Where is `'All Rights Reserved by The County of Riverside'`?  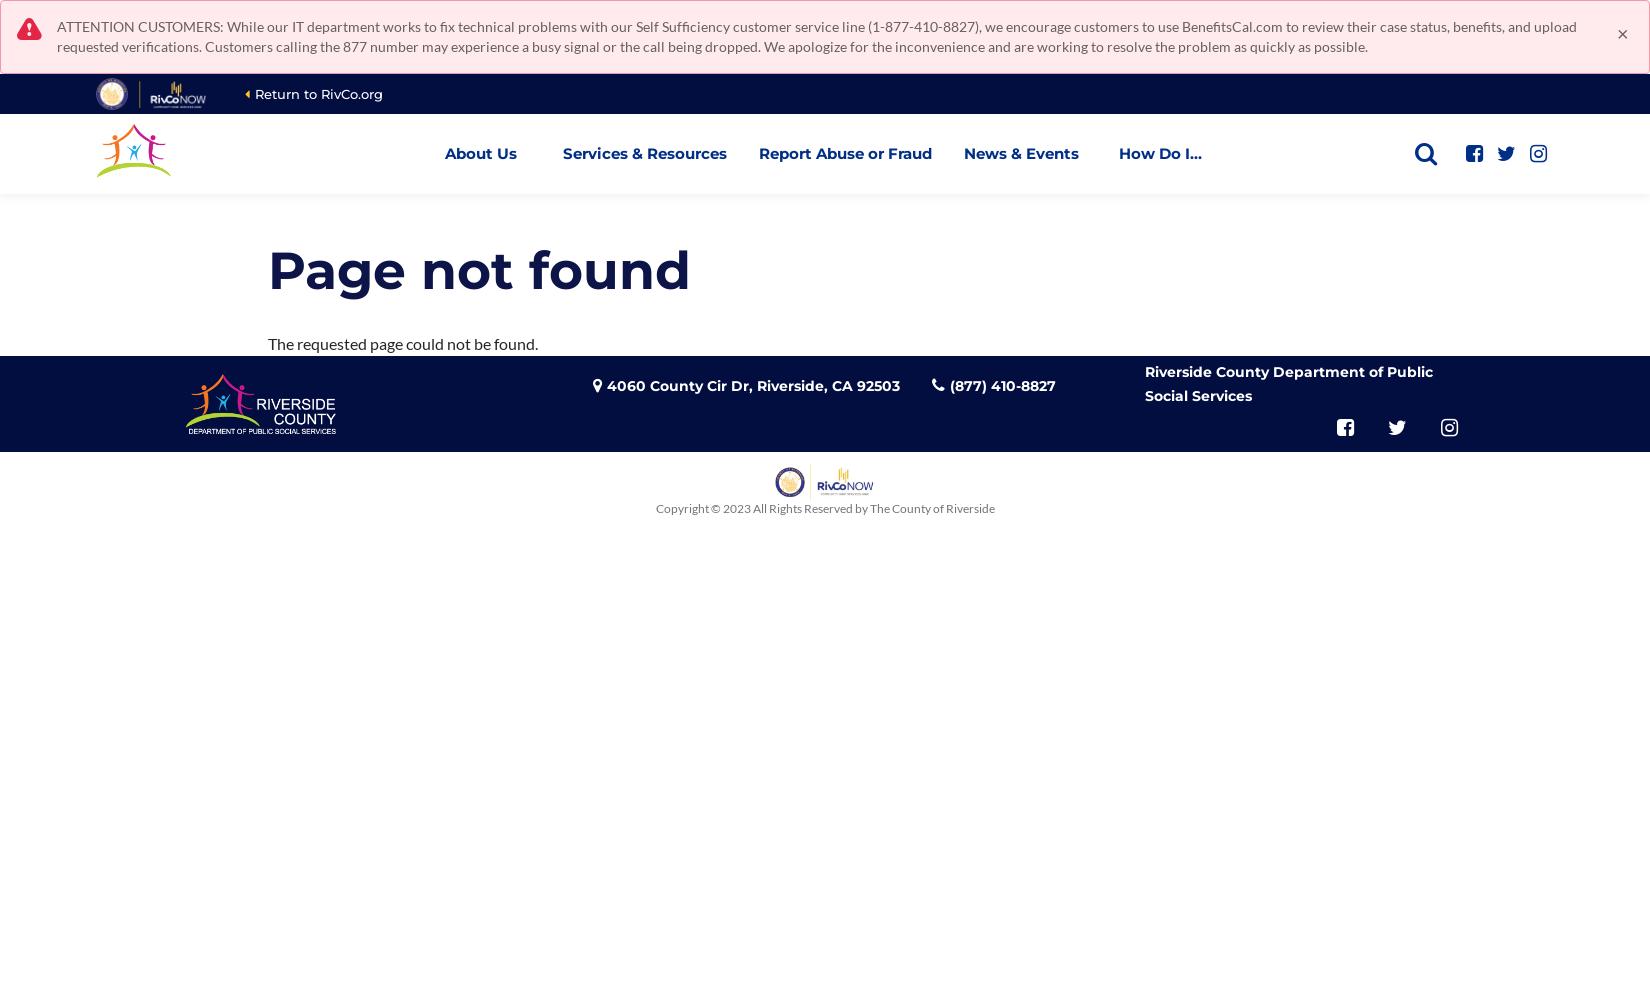
'All Rights Reserved by The County of Riverside' is located at coordinates (873, 507).